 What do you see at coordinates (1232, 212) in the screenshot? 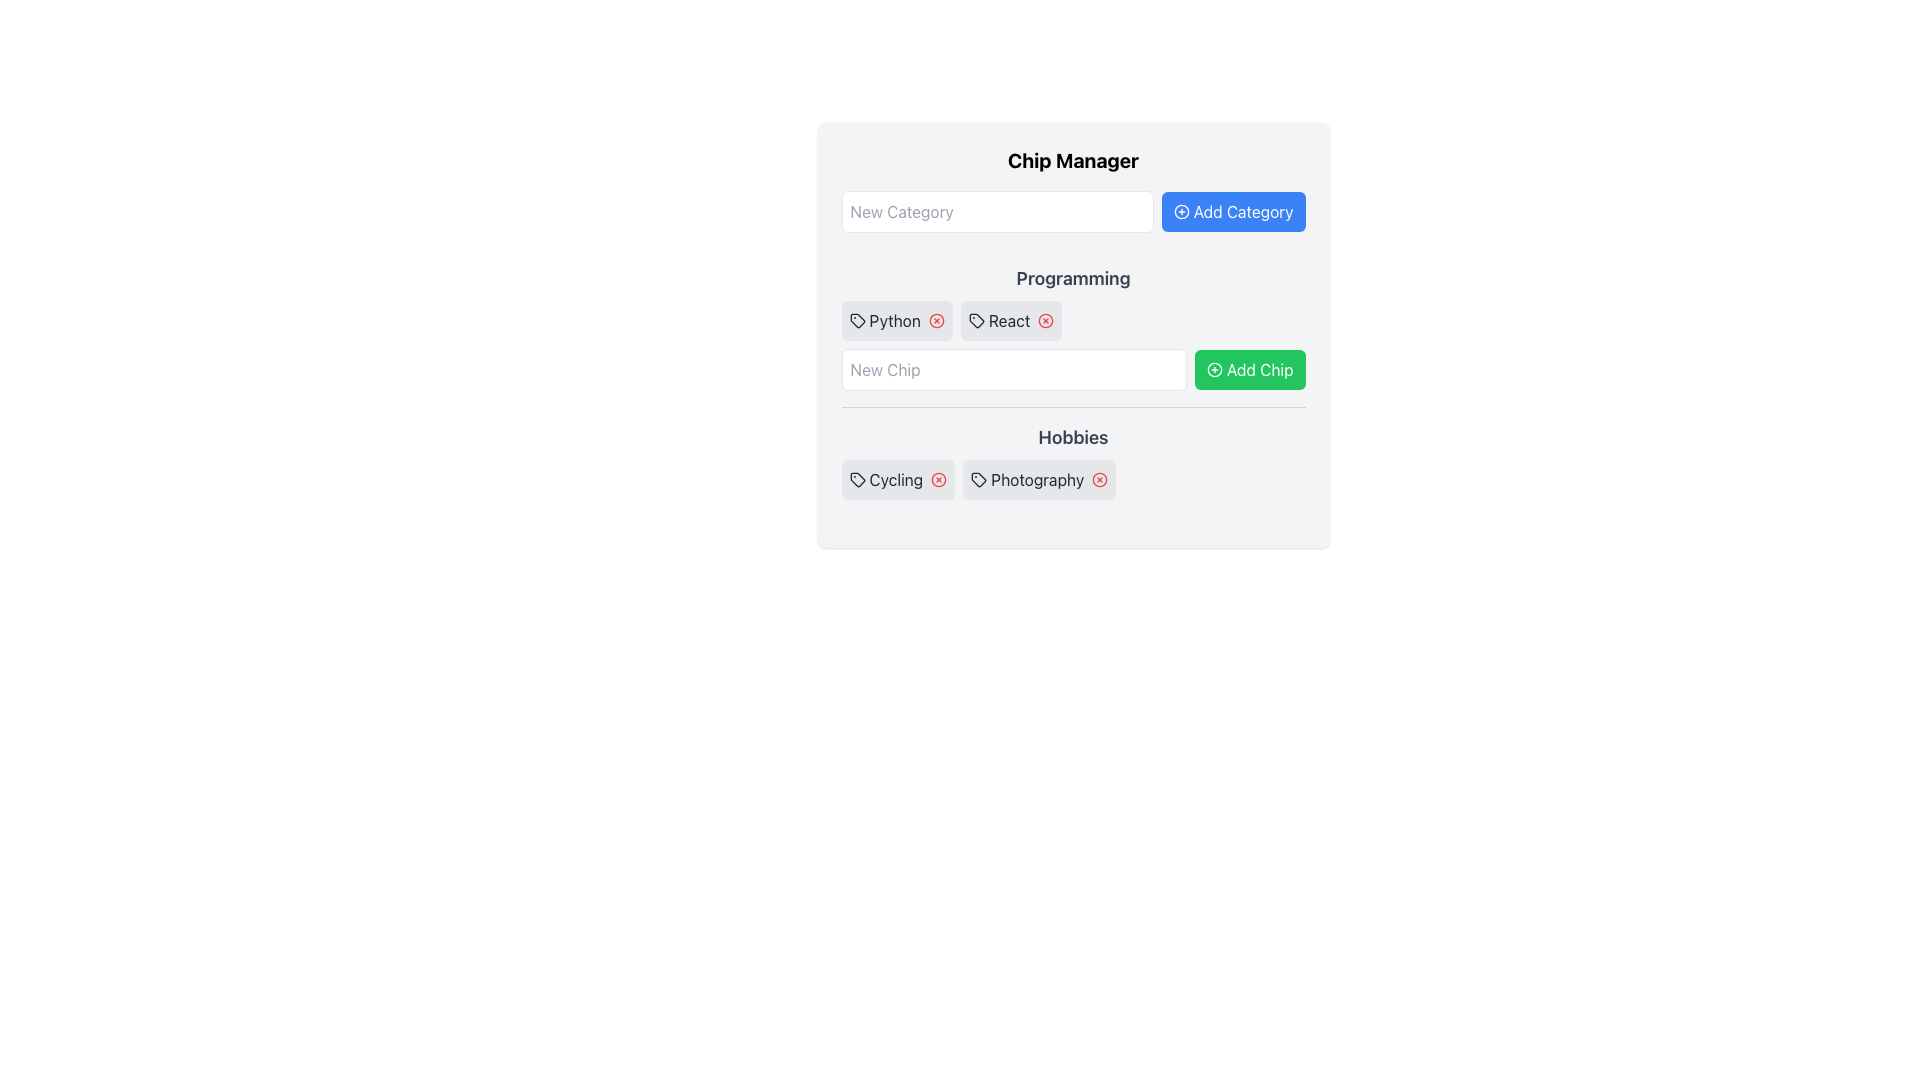
I see `the 'Add Category' button located directly to the right of the text input field with placeholder text 'New Category'` at bounding box center [1232, 212].